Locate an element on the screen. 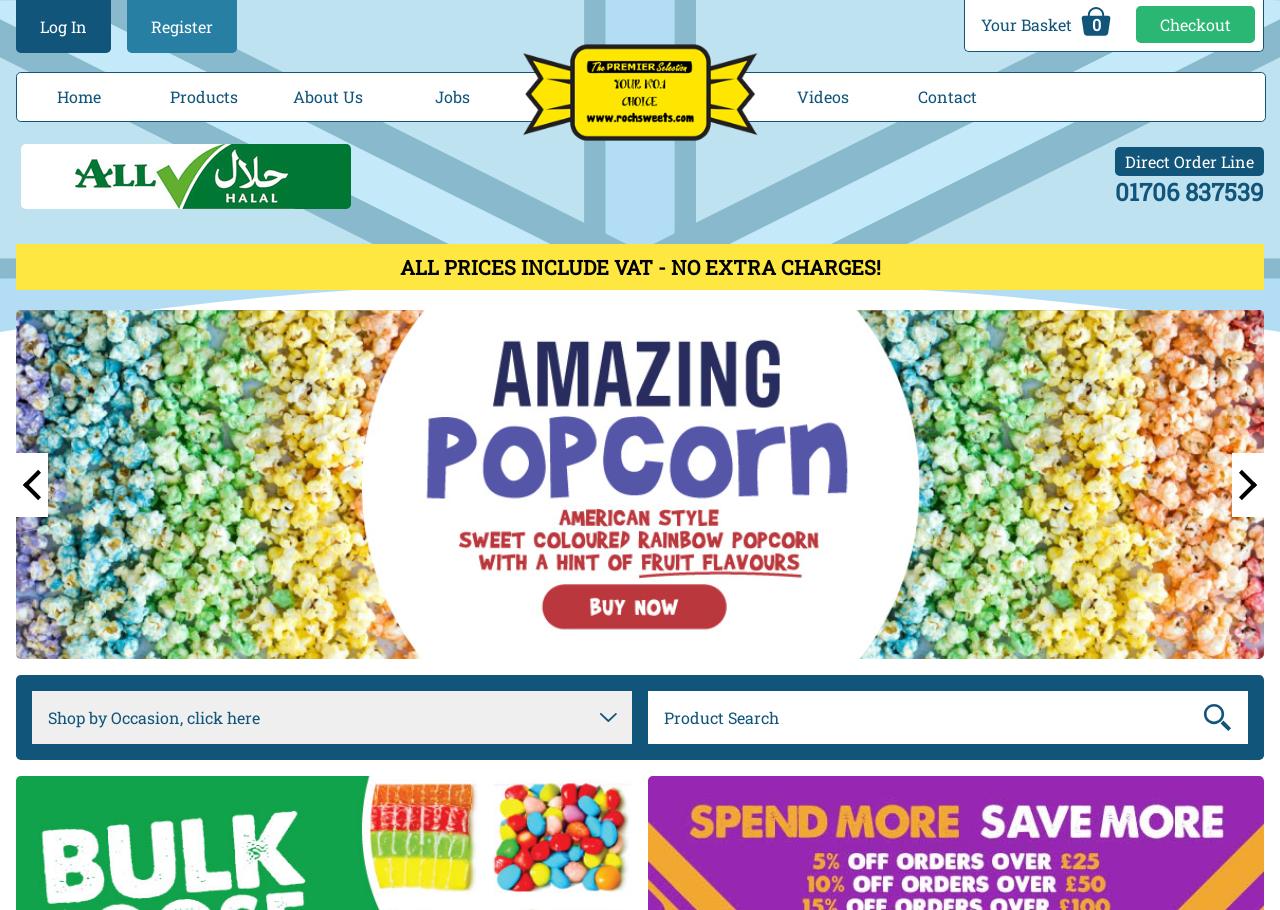 This screenshot has height=910, width=1280. 'About Us' is located at coordinates (291, 95).